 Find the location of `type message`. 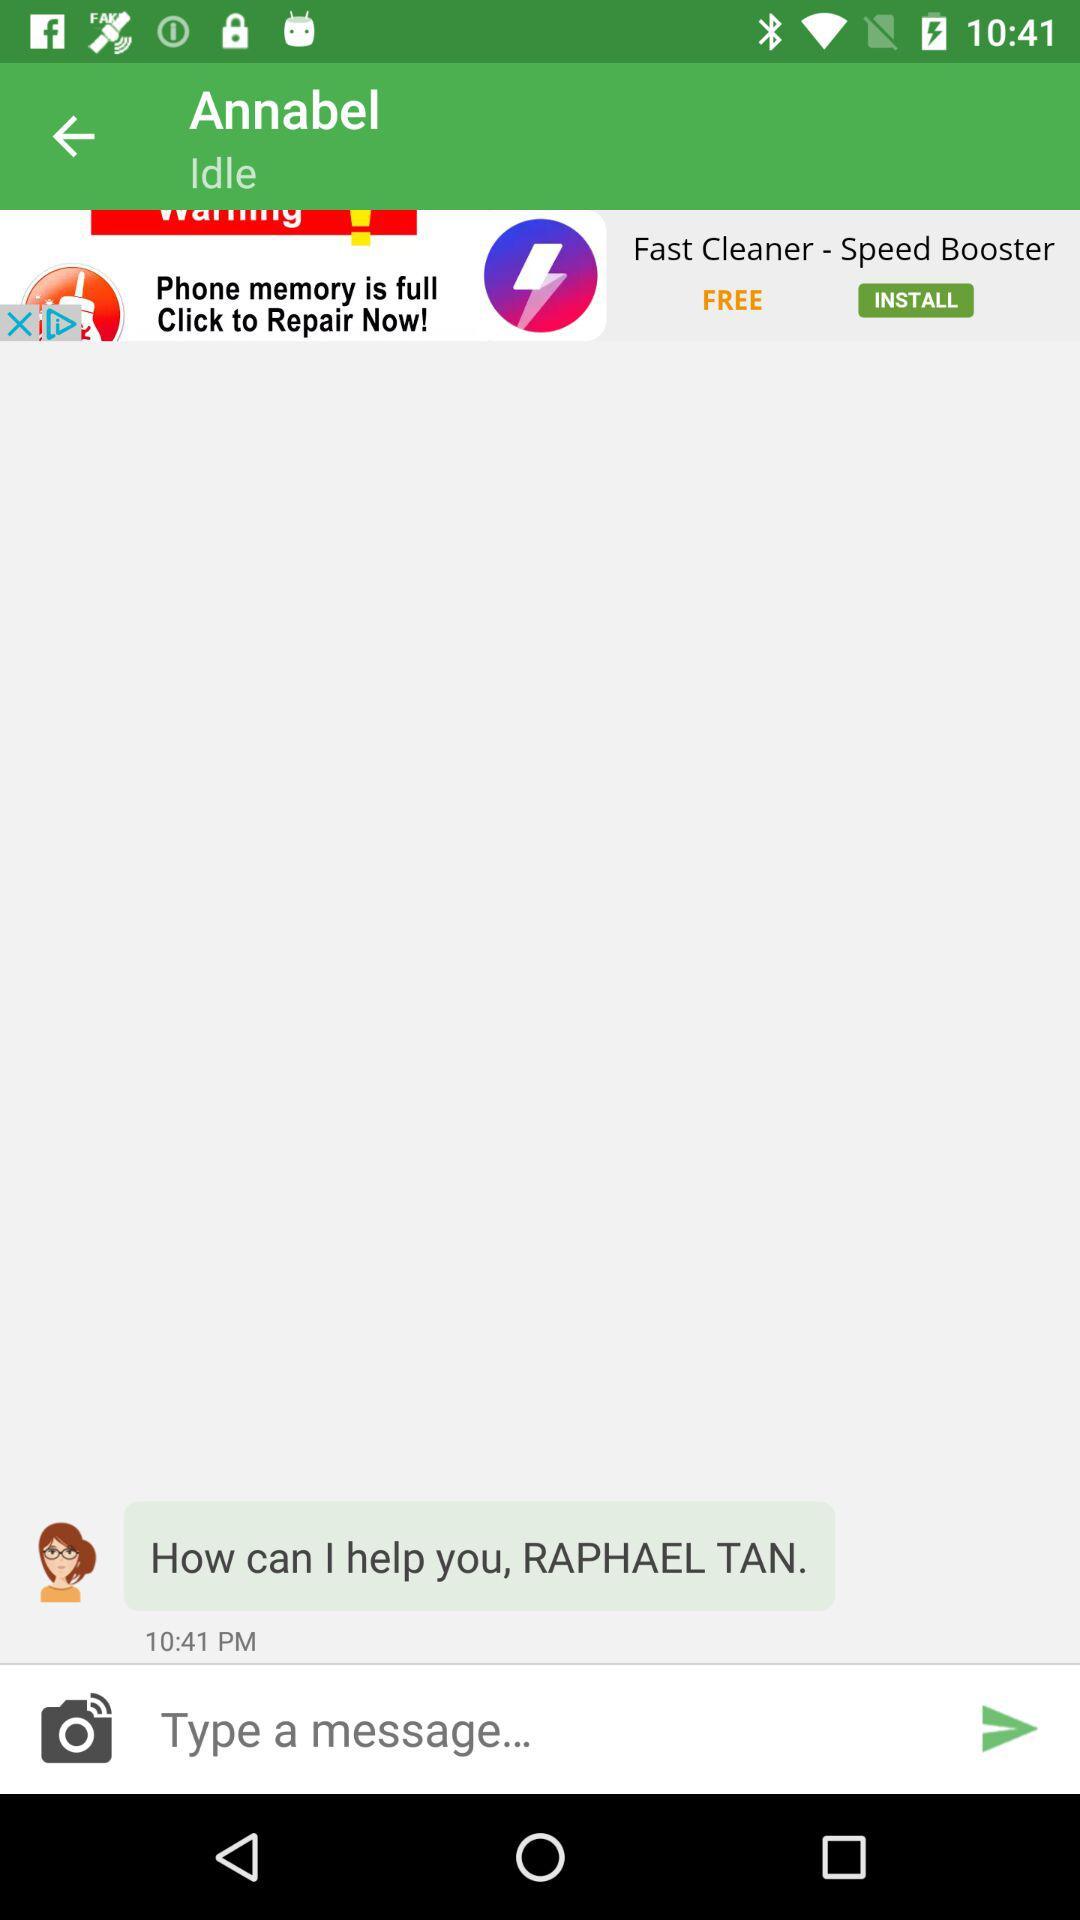

type message is located at coordinates (540, 1727).